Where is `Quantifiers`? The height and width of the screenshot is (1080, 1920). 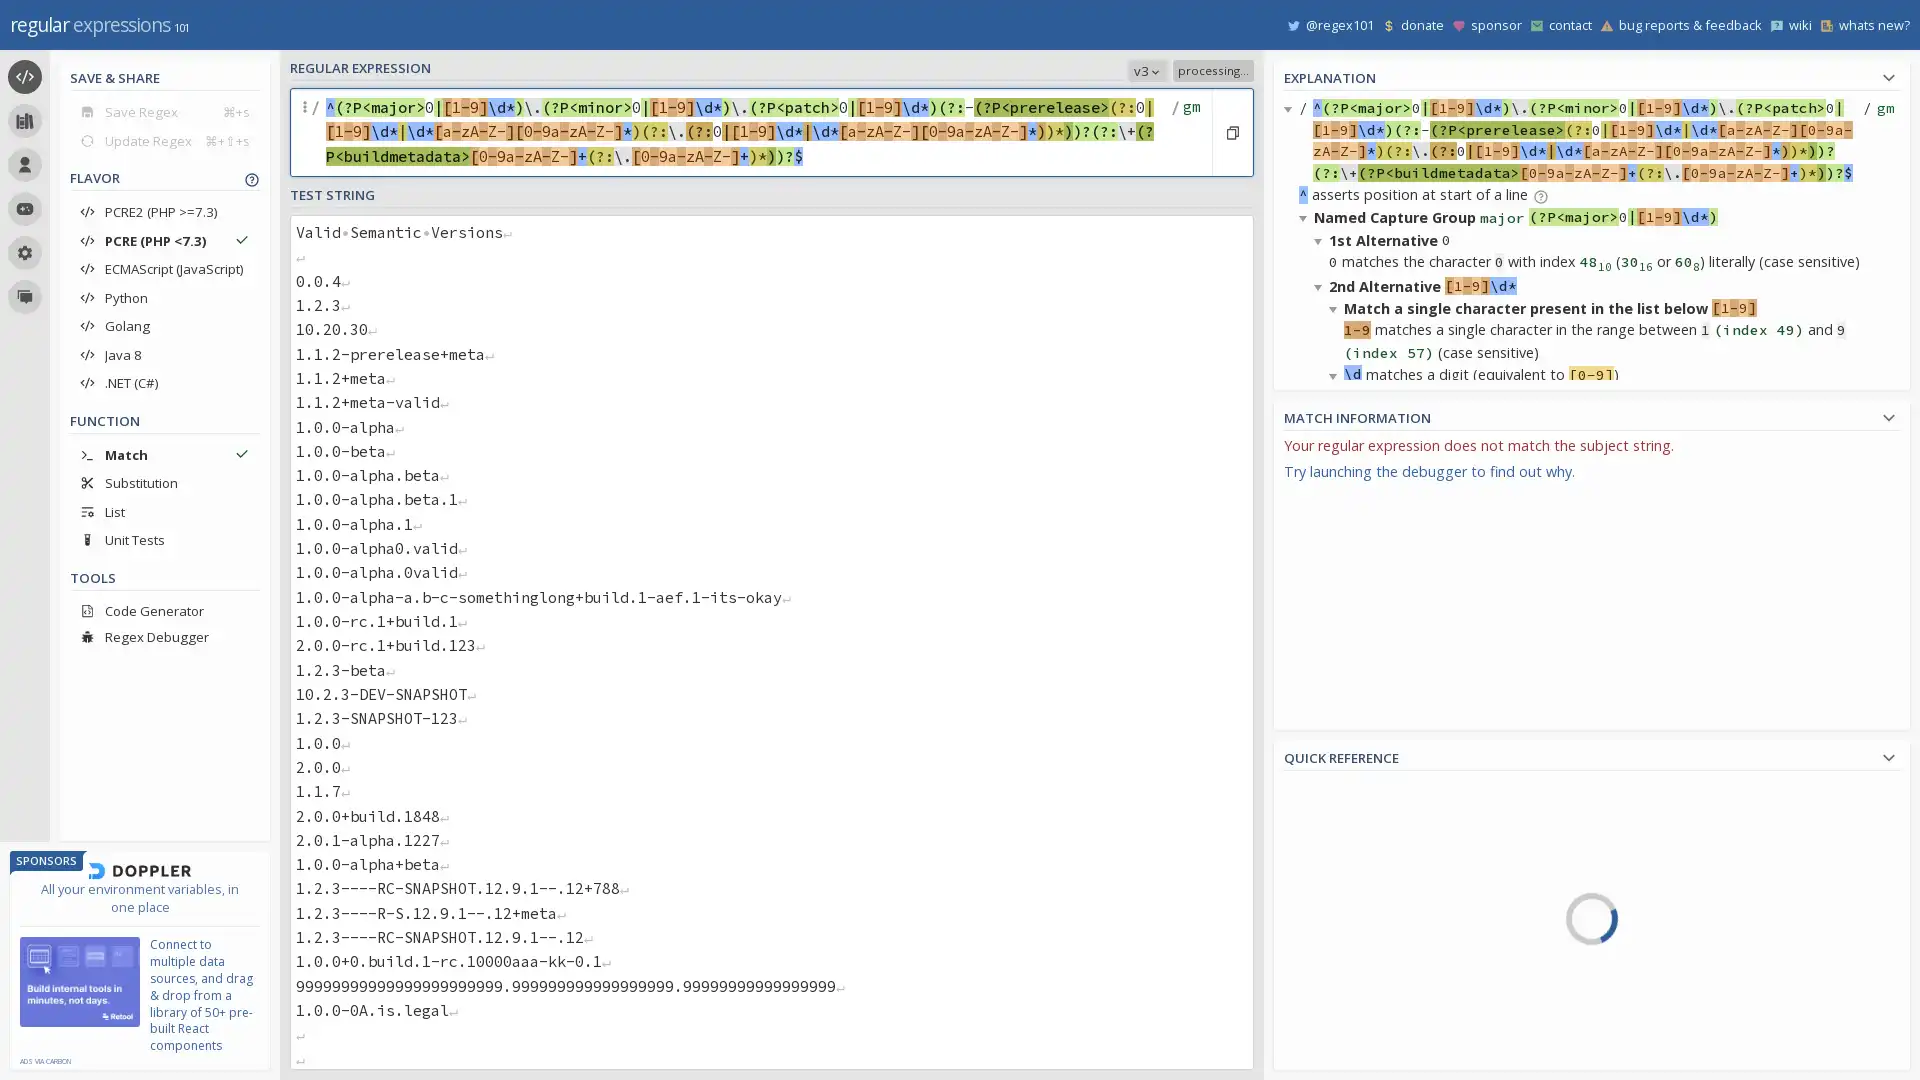 Quantifiers is located at coordinates (1377, 971).